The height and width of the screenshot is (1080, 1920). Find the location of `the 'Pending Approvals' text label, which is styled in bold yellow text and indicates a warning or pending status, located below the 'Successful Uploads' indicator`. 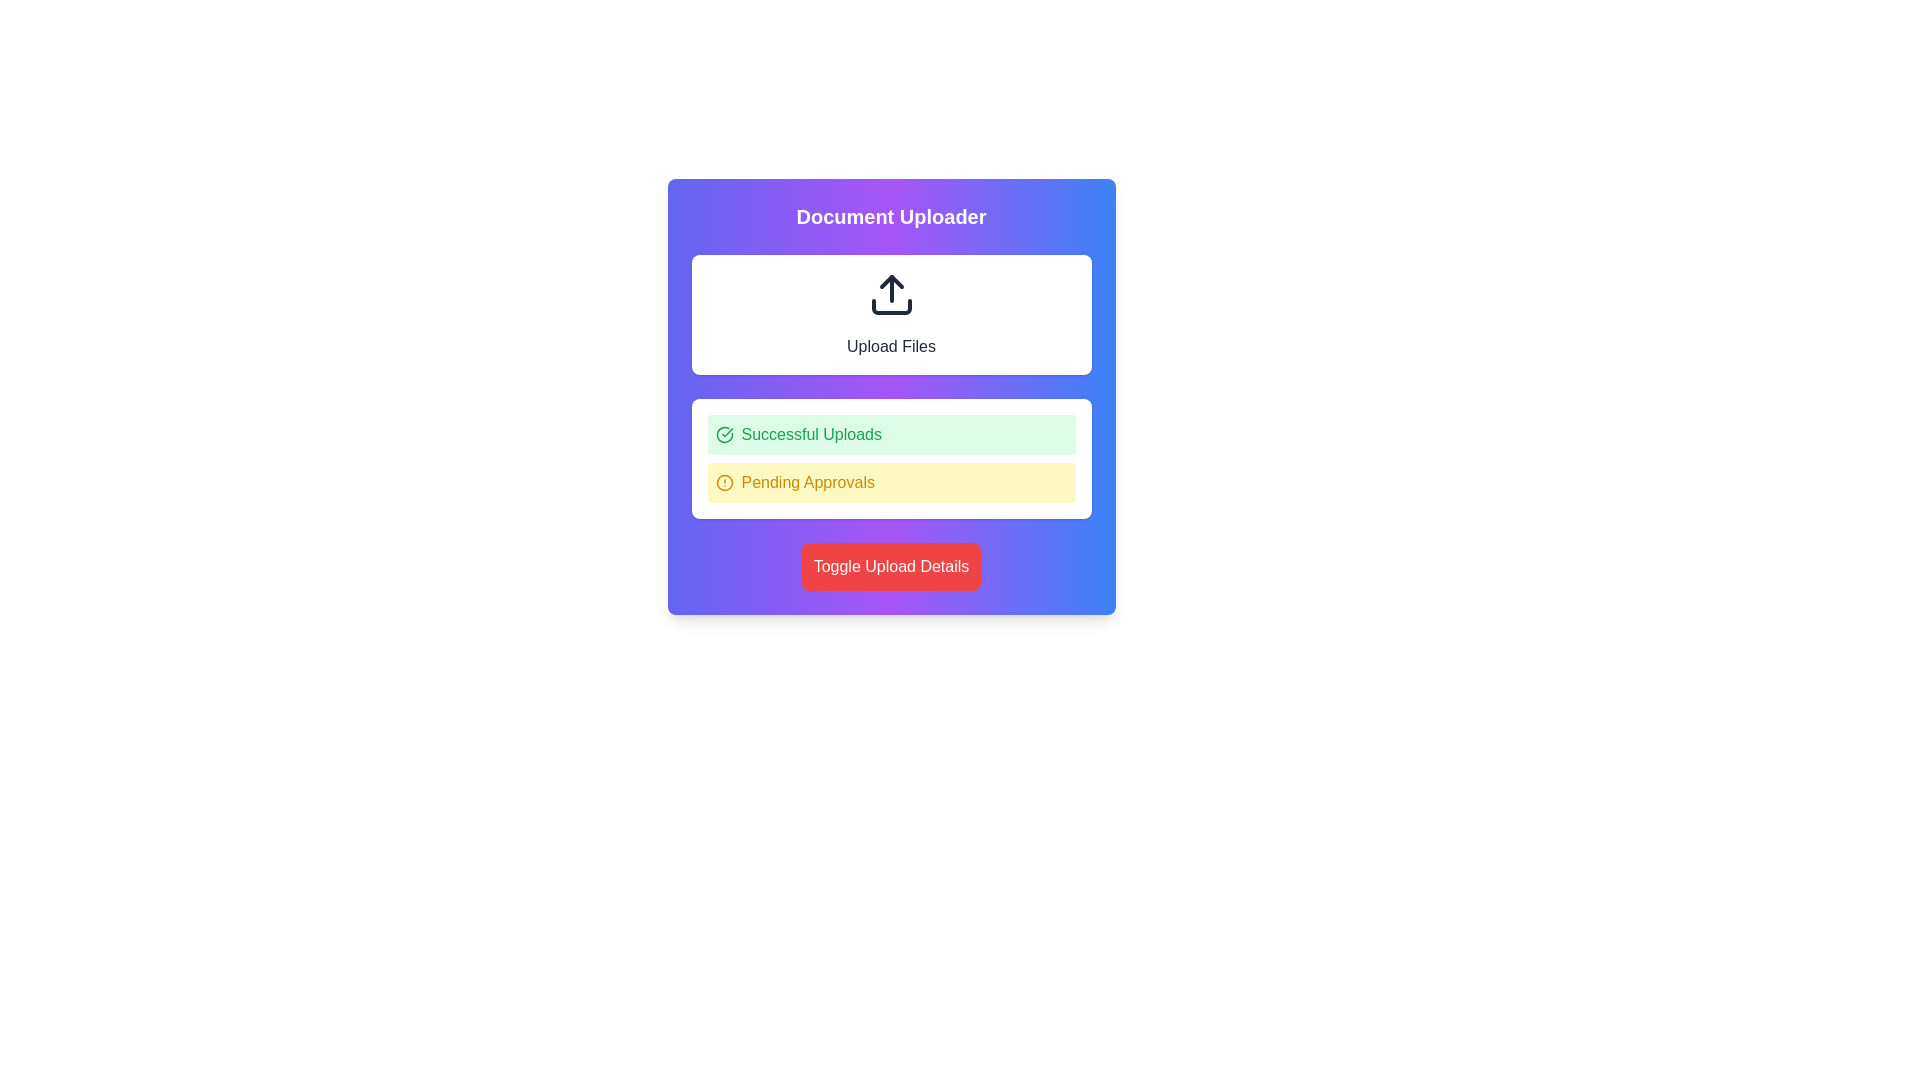

the 'Pending Approvals' text label, which is styled in bold yellow text and indicates a warning or pending status, located below the 'Successful Uploads' indicator is located at coordinates (807, 482).